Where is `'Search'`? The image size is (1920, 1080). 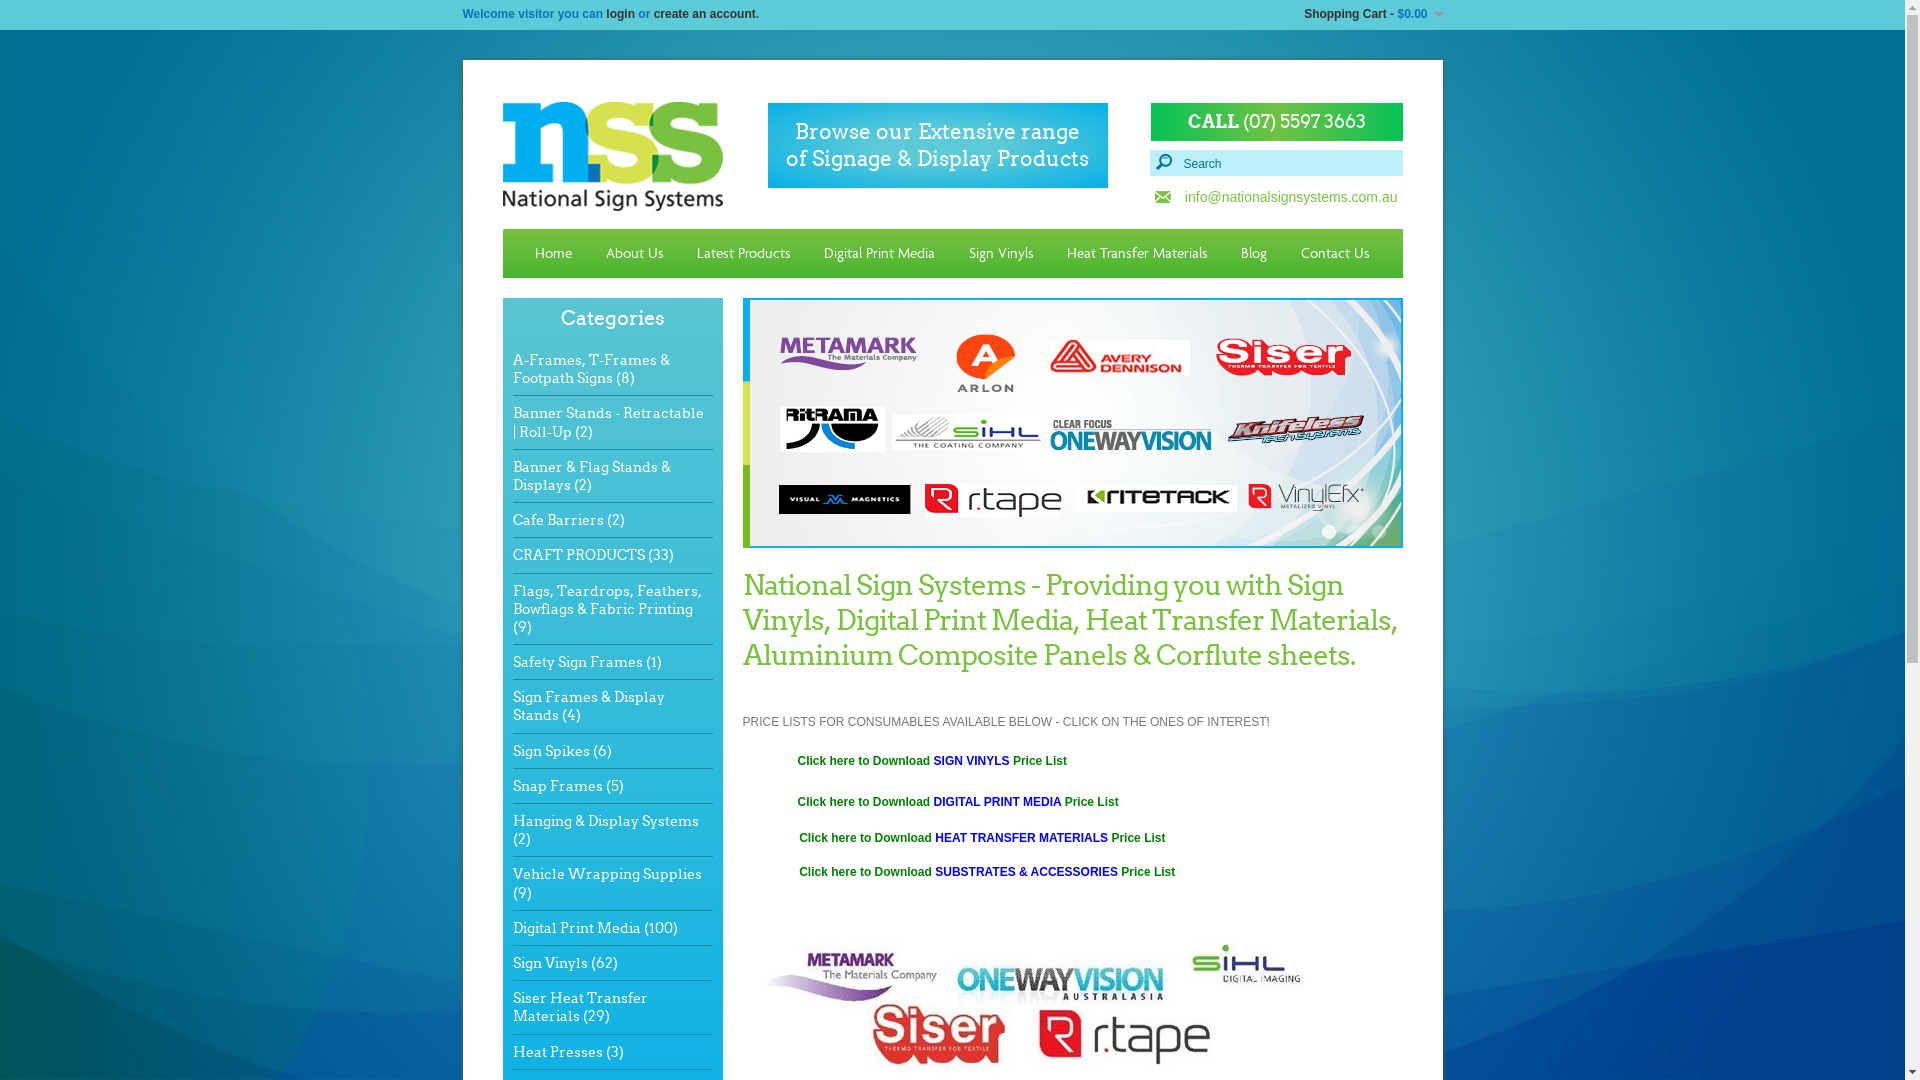
'Search' is located at coordinates (1275, 161).